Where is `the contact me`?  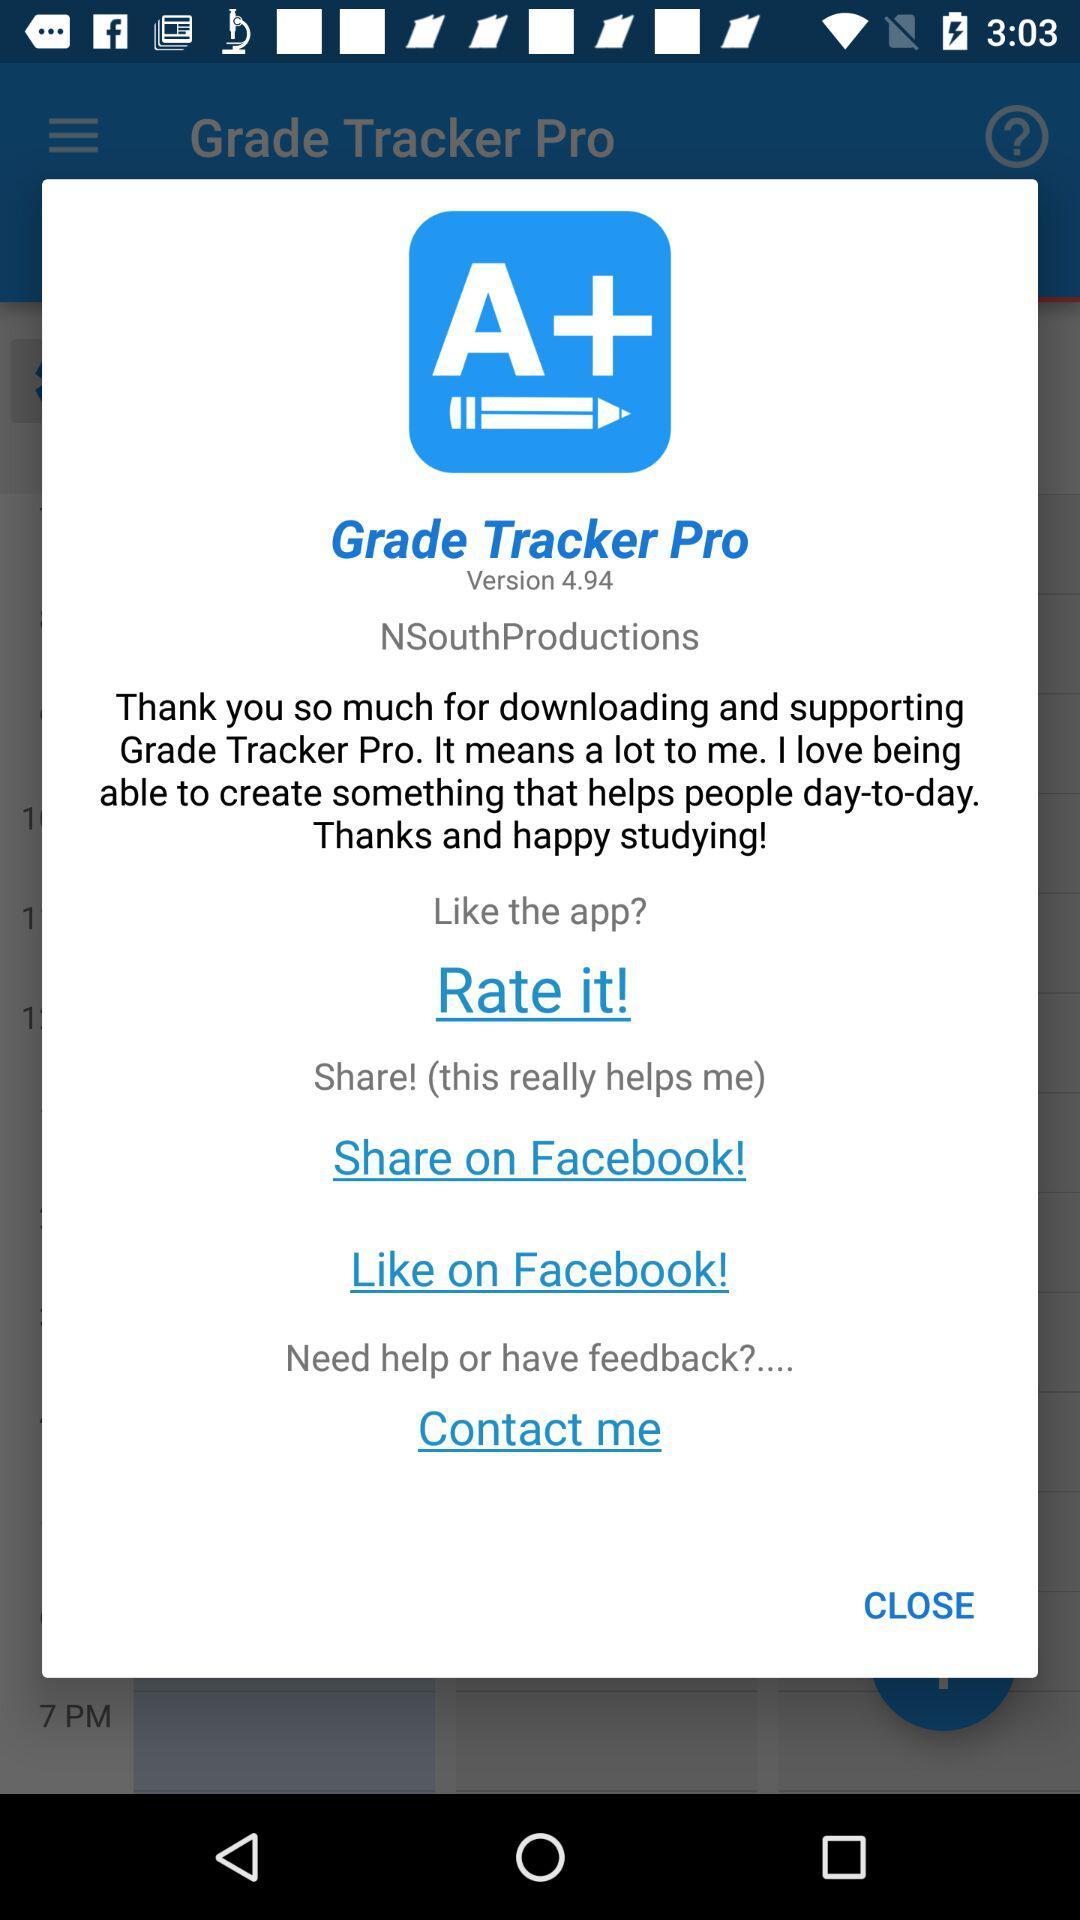
the contact me is located at coordinates (538, 1425).